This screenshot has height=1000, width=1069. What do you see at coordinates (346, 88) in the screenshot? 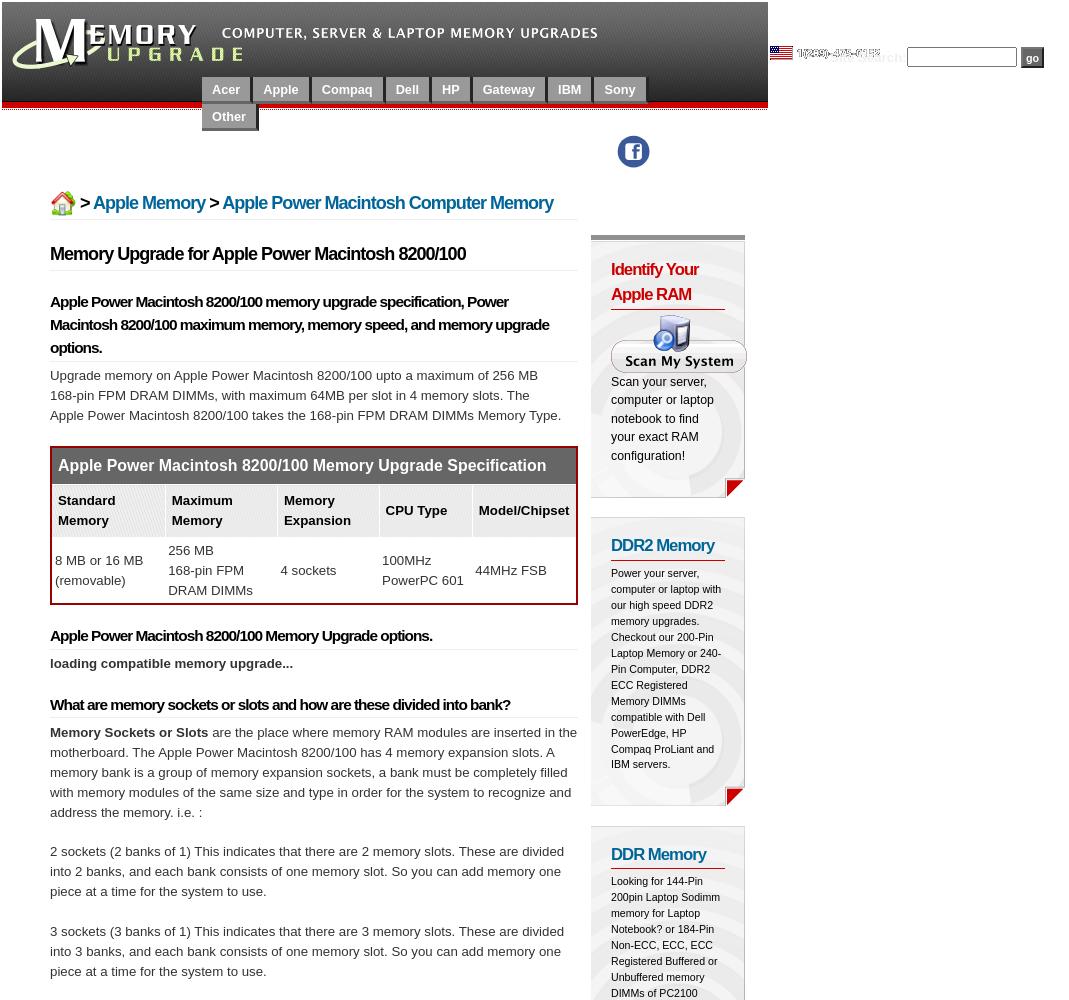
I see `'Compaq'` at bounding box center [346, 88].